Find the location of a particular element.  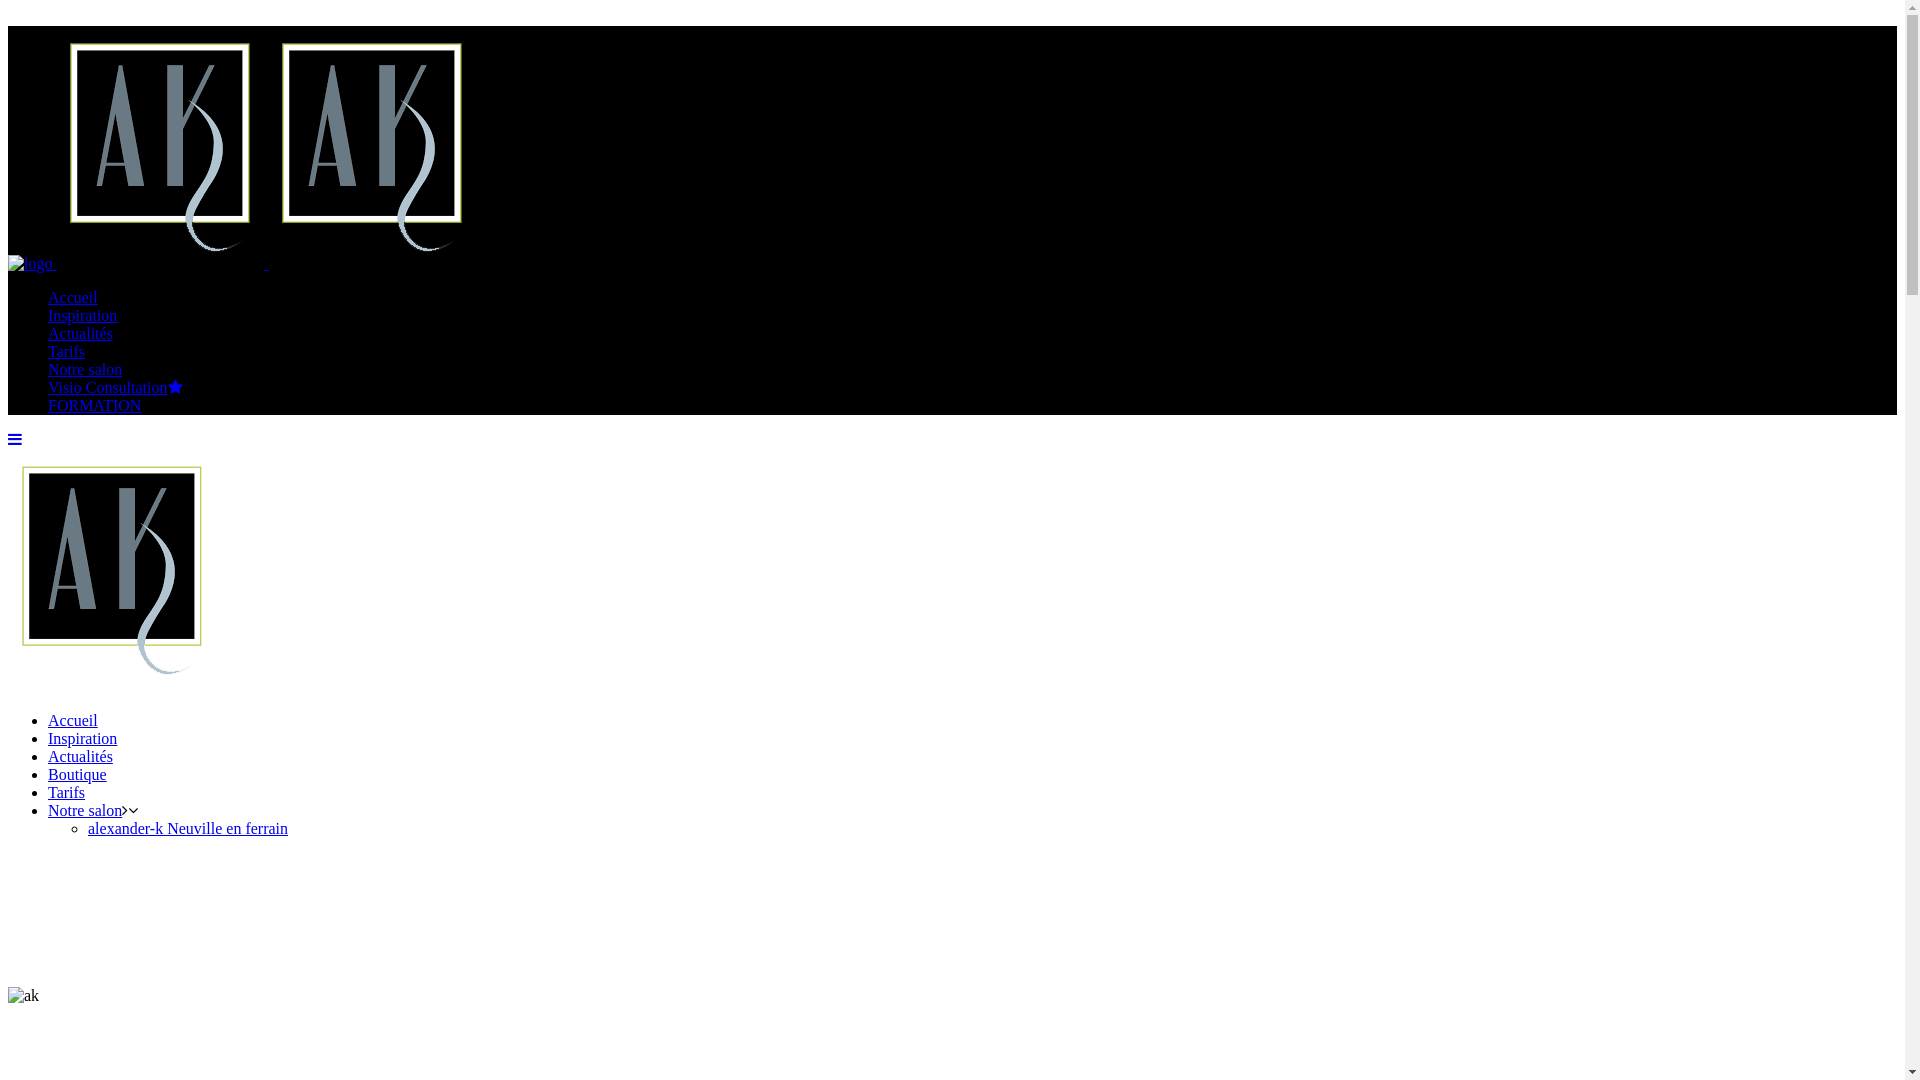

'Accueil' is located at coordinates (72, 297).